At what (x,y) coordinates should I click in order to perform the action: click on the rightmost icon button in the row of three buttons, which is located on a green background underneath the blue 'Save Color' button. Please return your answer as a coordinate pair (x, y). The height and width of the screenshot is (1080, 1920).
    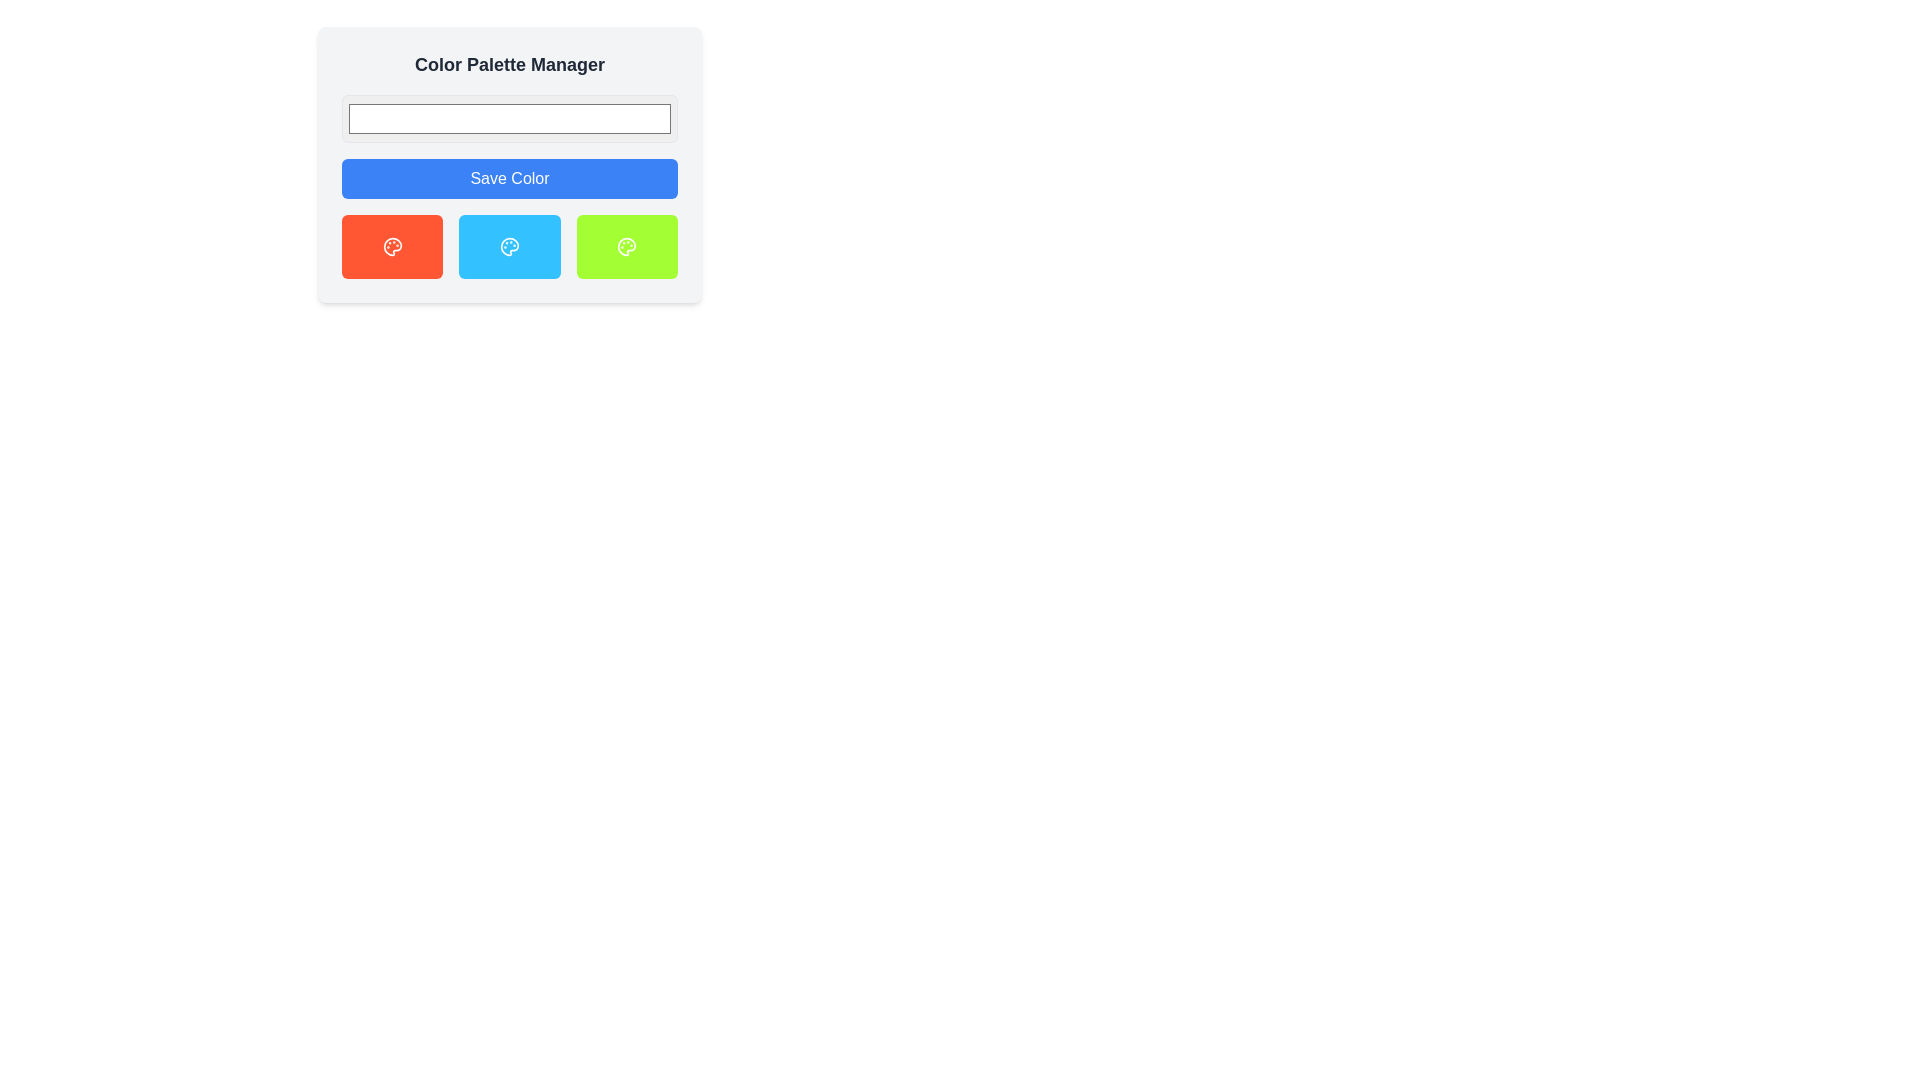
    Looking at the image, I should click on (626, 245).